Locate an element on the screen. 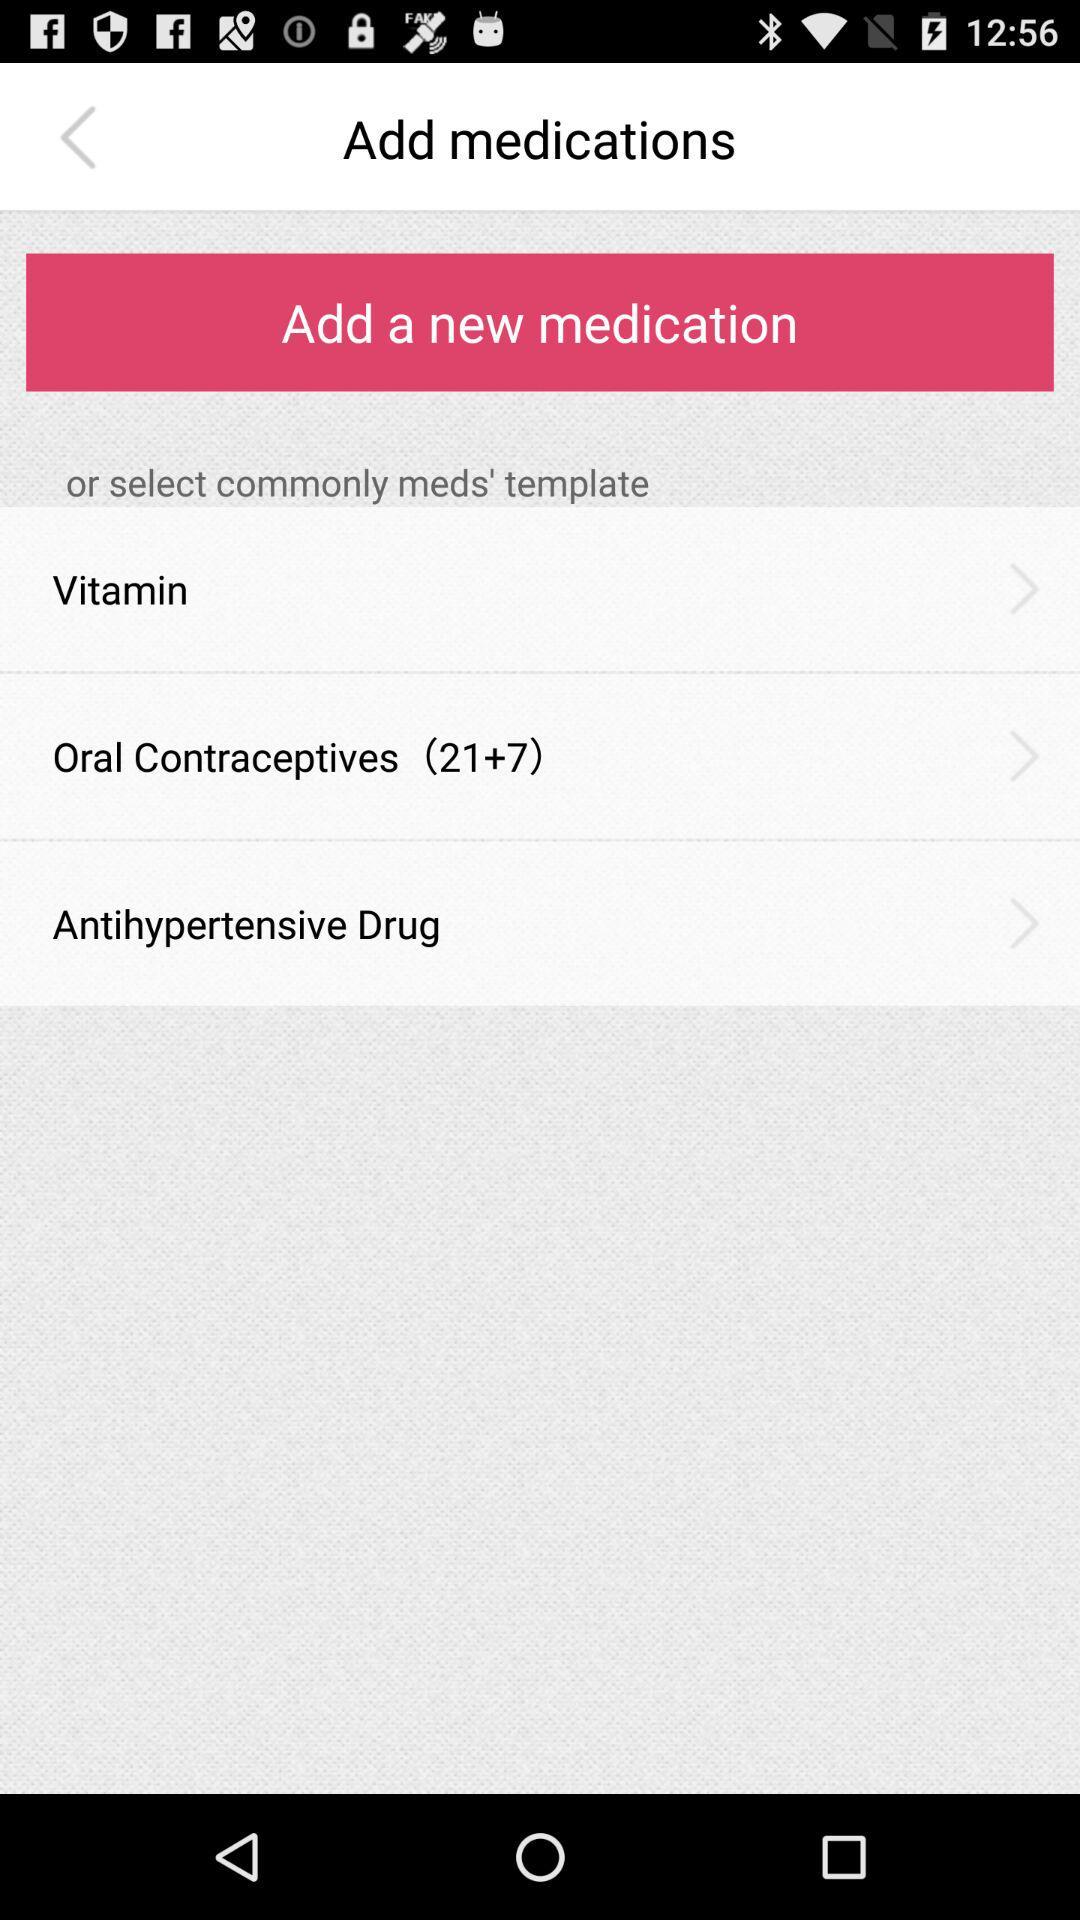 Image resolution: width=1080 pixels, height=1920 pixels. the item to the left of add medications is located at coordinates (82, 137).